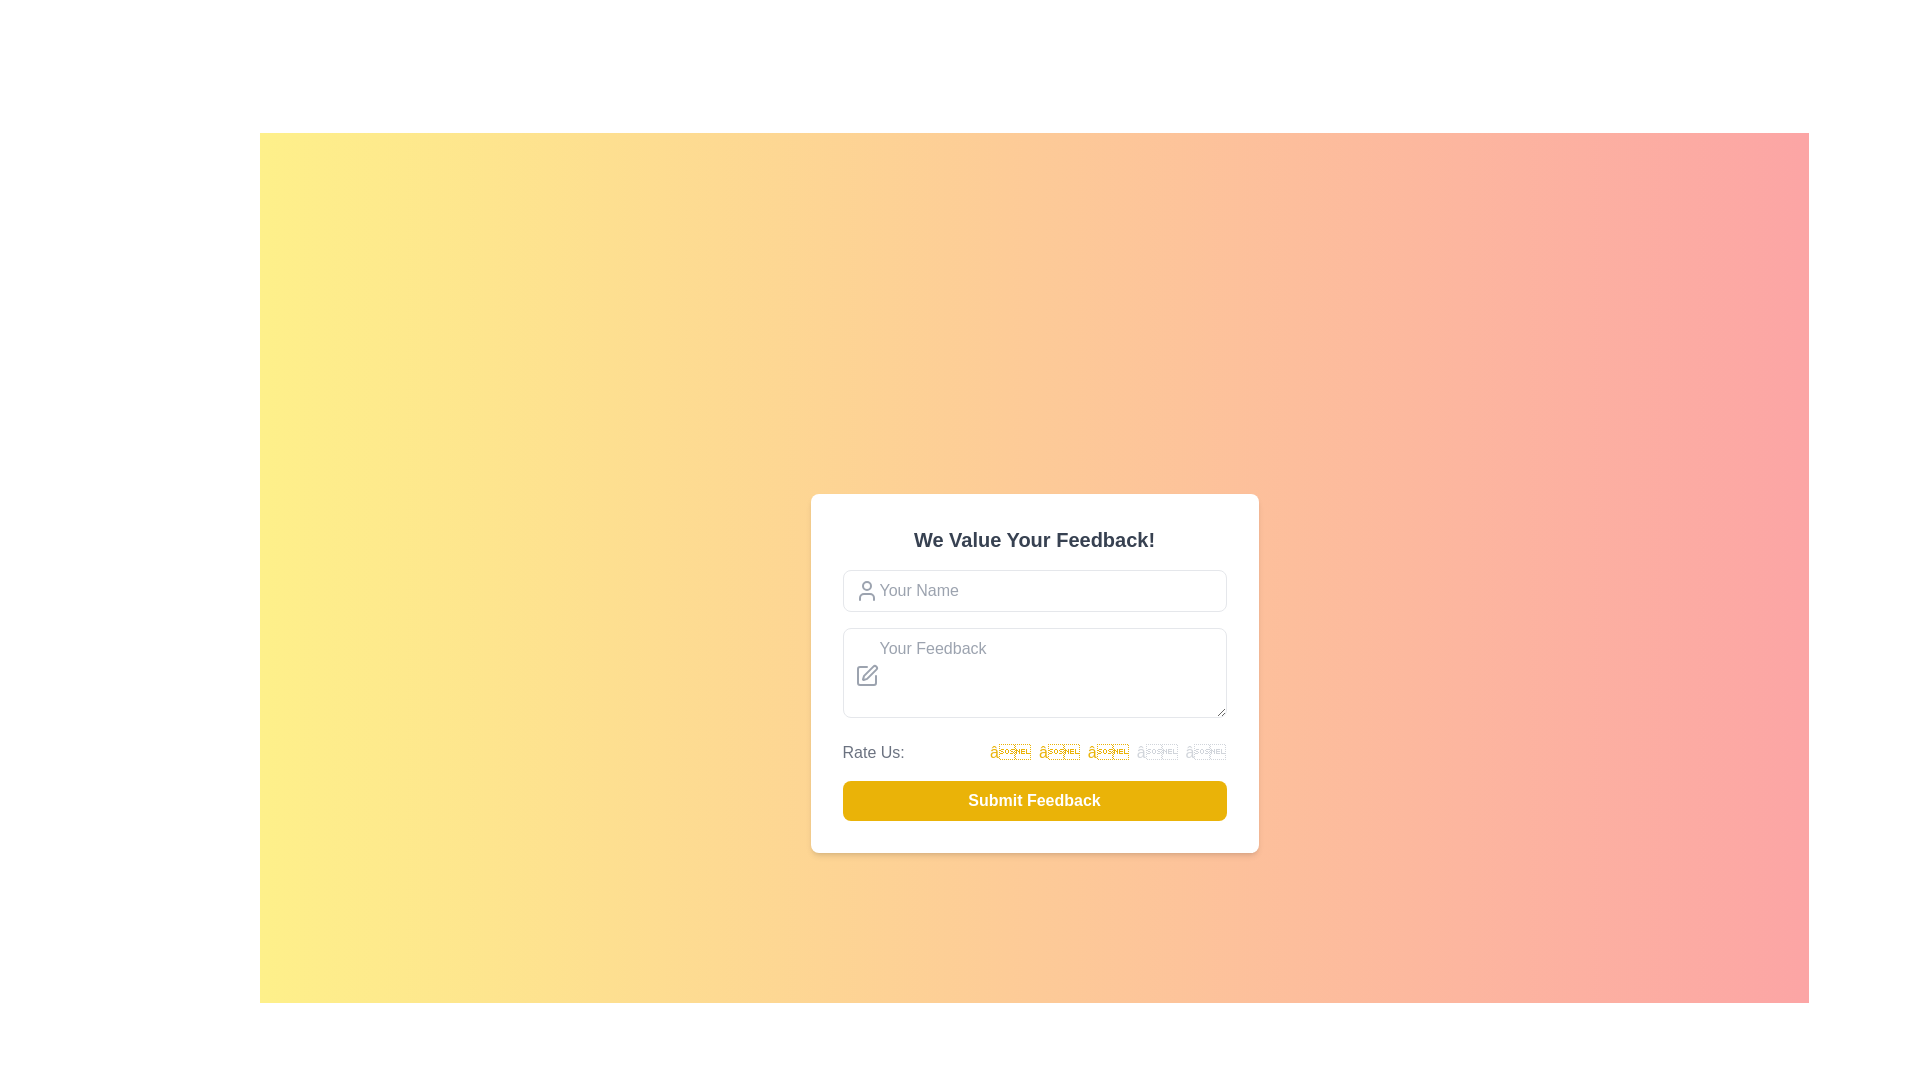  I want to click on the fifth star rating button under the label 'Rate Us:' in the feedback form, so click(1205, 752).